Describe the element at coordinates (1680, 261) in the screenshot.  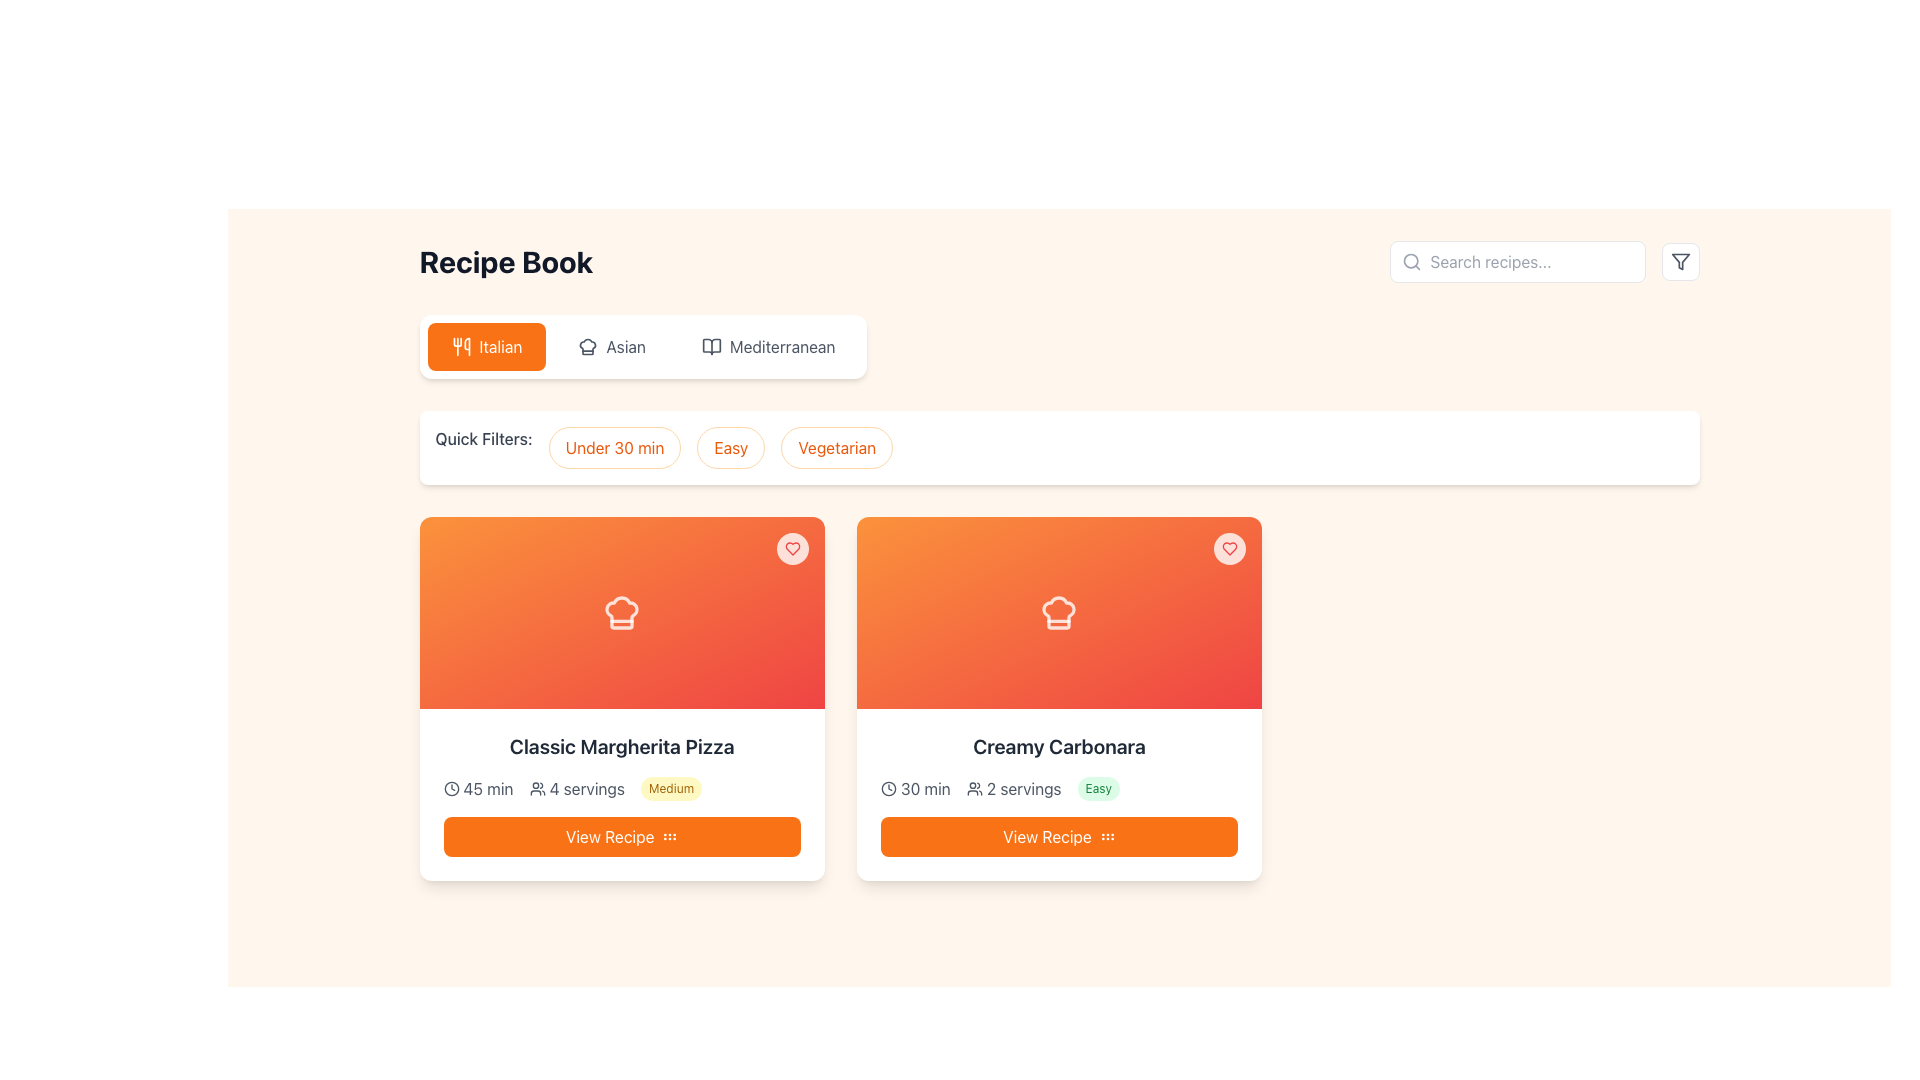
I see `the small gray filter icon resembling an inverted triangle located in the top-right corner adjacent to the search bar` at that location.